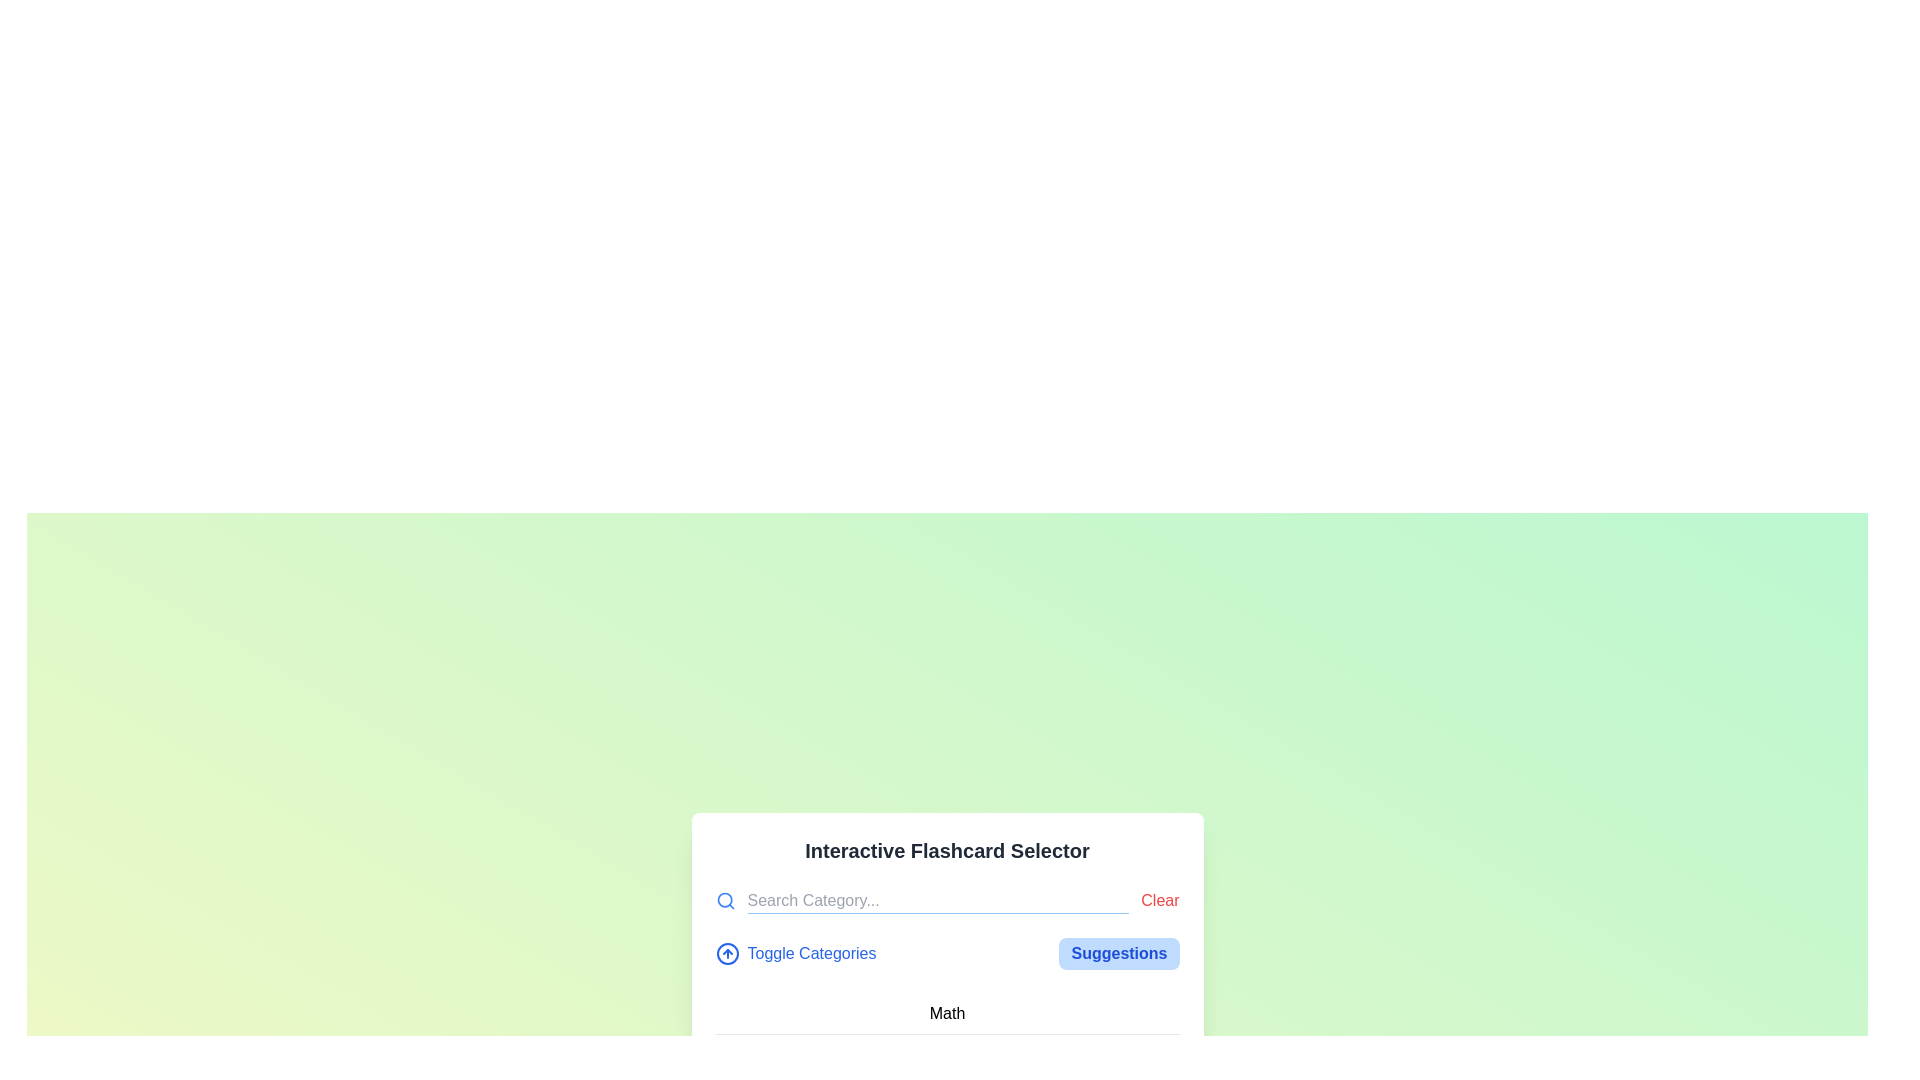 This screenshot has height=1080, width=1920. What do you see at coordinates (946, 1013) in the screenshot?
I see `to select the 'Math' category from the Text List Item located just below the 'Interactive Flashcard Selector' header` at bounding box center [946, 1013].